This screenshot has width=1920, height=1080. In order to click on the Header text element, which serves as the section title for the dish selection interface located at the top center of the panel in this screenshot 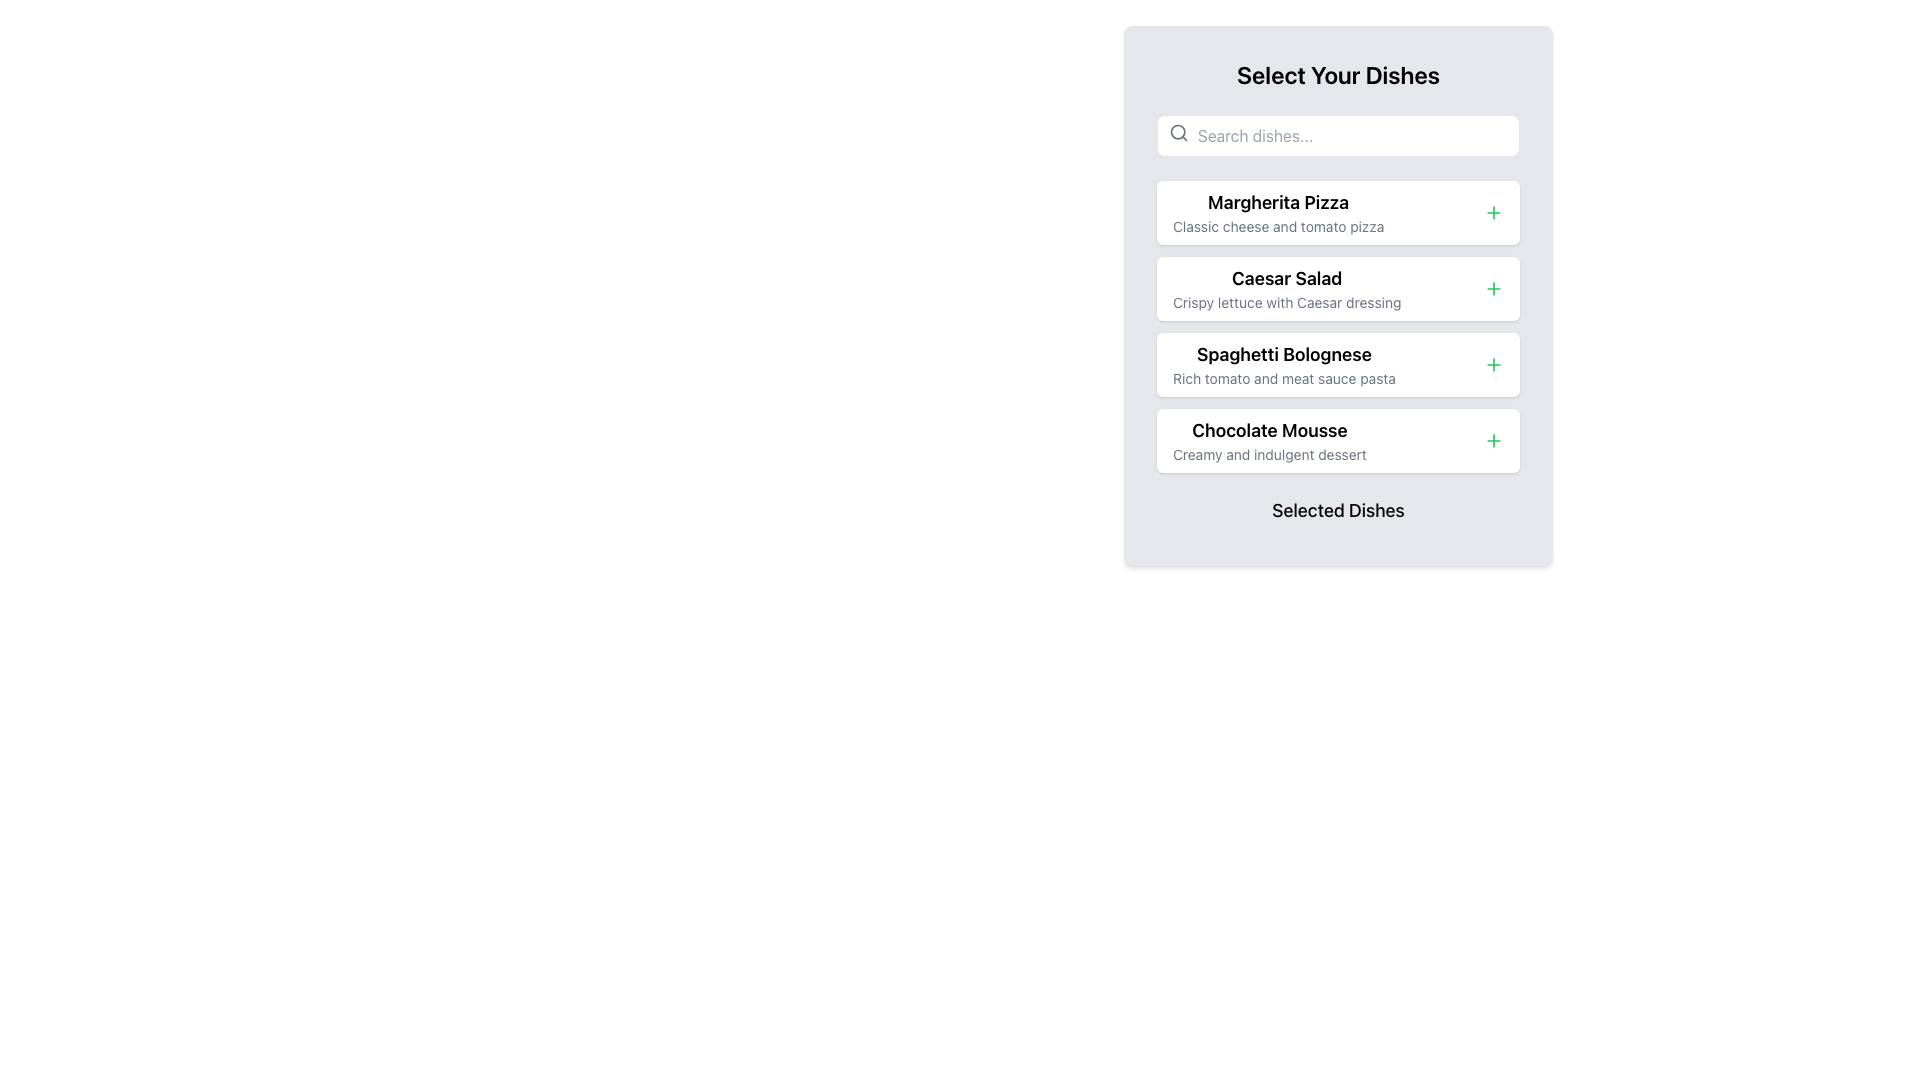, I will do `click(1338, 73)`.